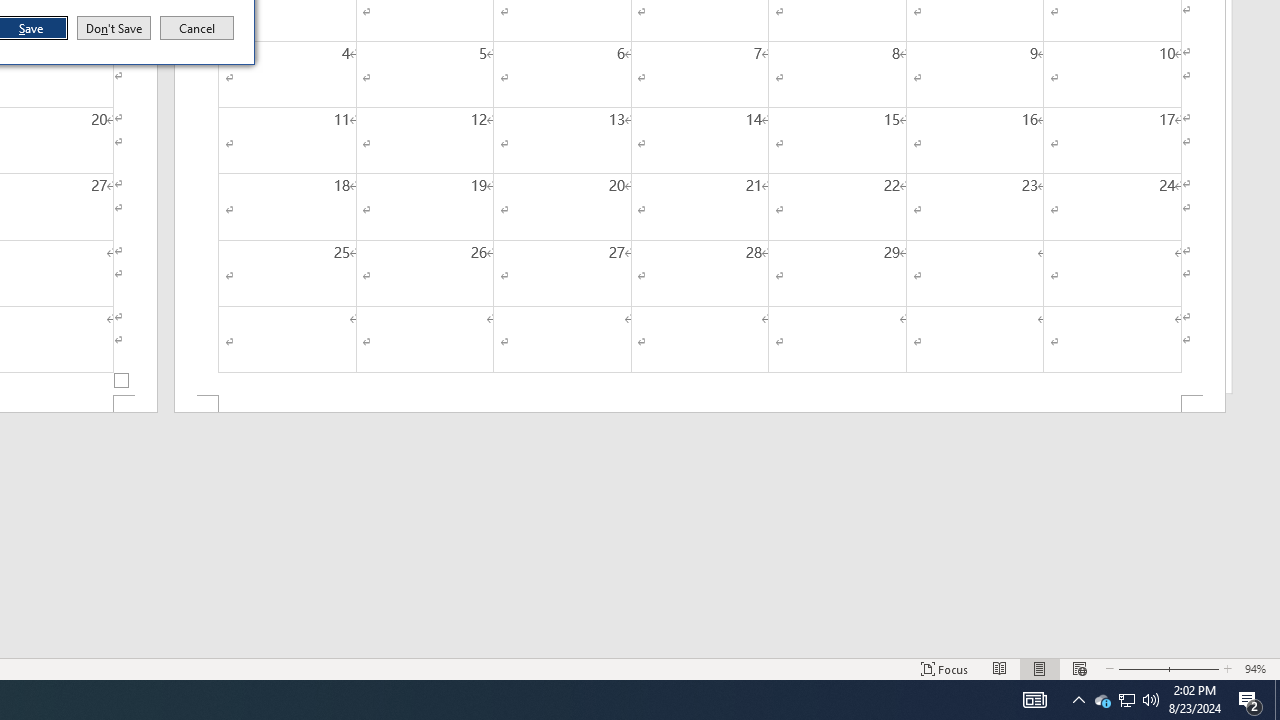 Image resolution: width=1280 pixels, height=720 pixels. What do you see at coordinates (1151, 698) in the screenshot?
I see `'Q2790: 100%'` at bounding box center [1151, 698].